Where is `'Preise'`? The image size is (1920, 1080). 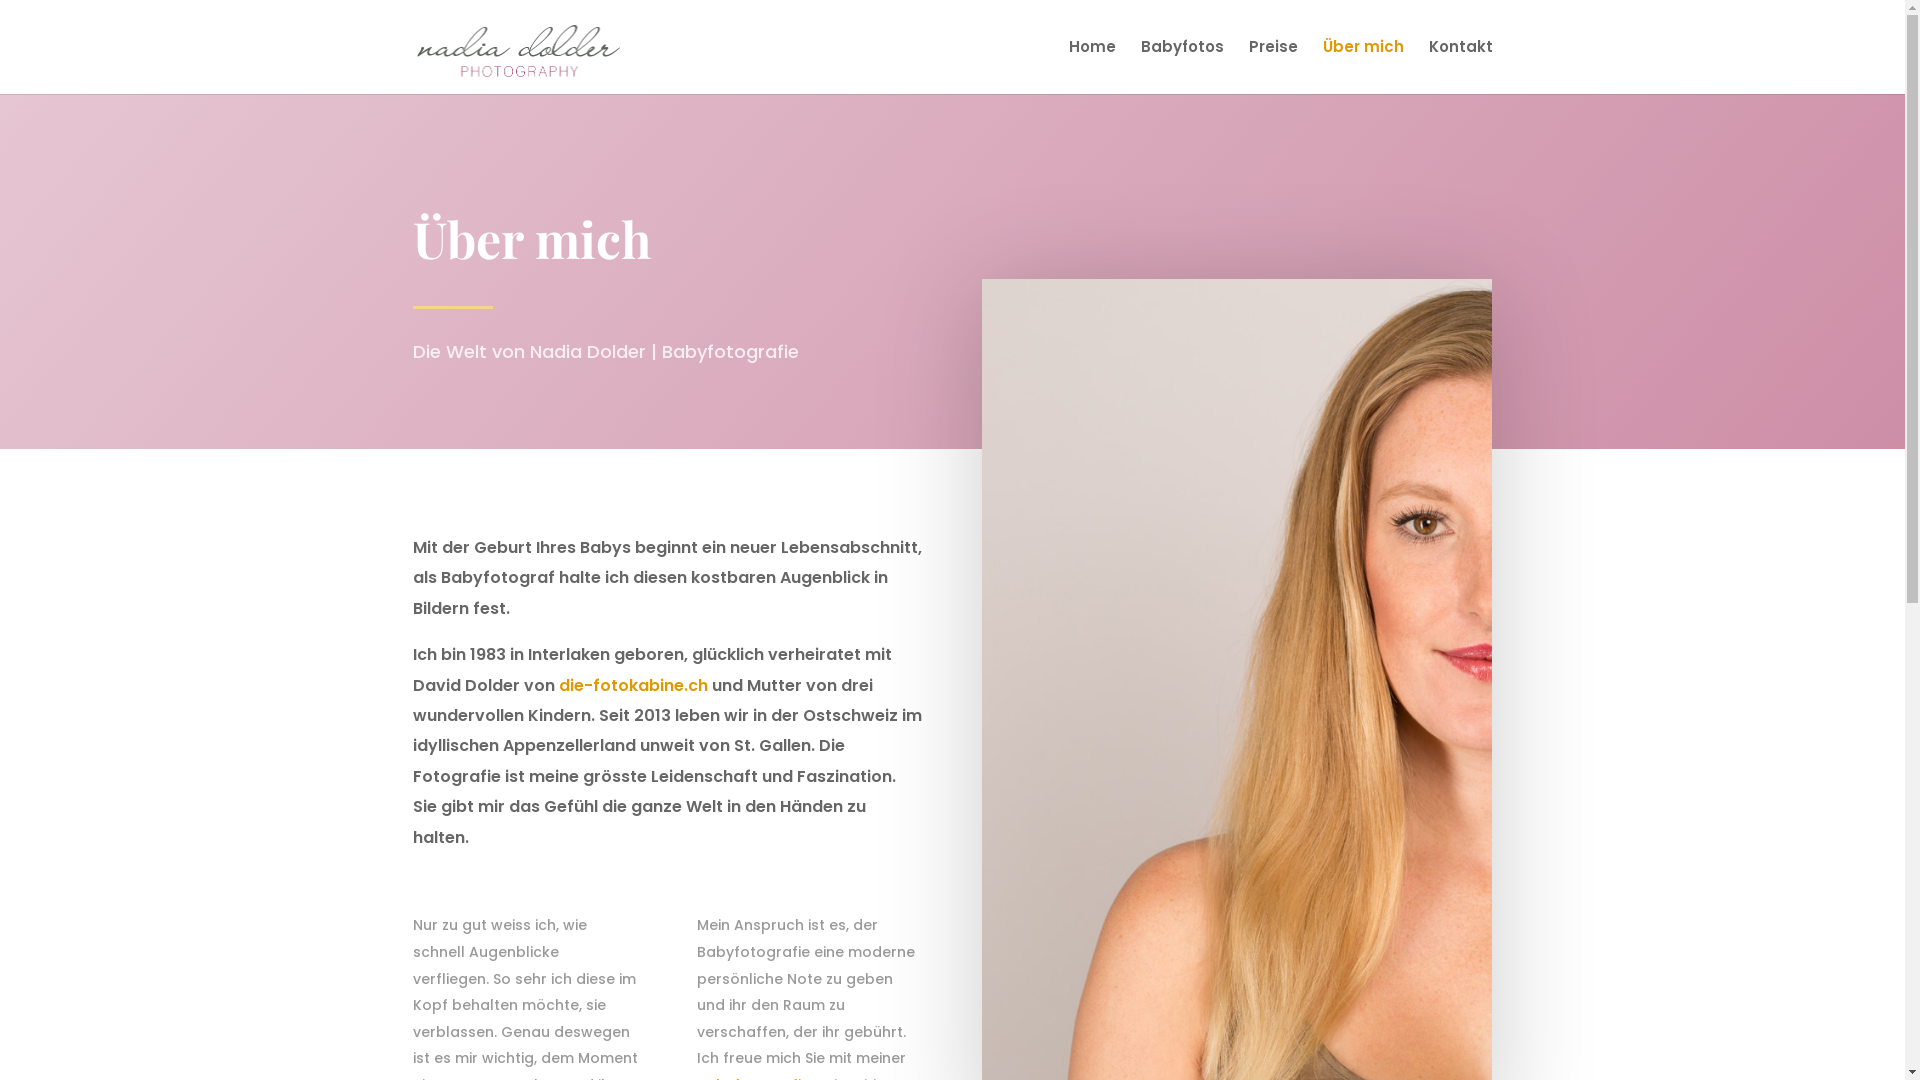 'Preise' is located at coordinates (1271, 65).